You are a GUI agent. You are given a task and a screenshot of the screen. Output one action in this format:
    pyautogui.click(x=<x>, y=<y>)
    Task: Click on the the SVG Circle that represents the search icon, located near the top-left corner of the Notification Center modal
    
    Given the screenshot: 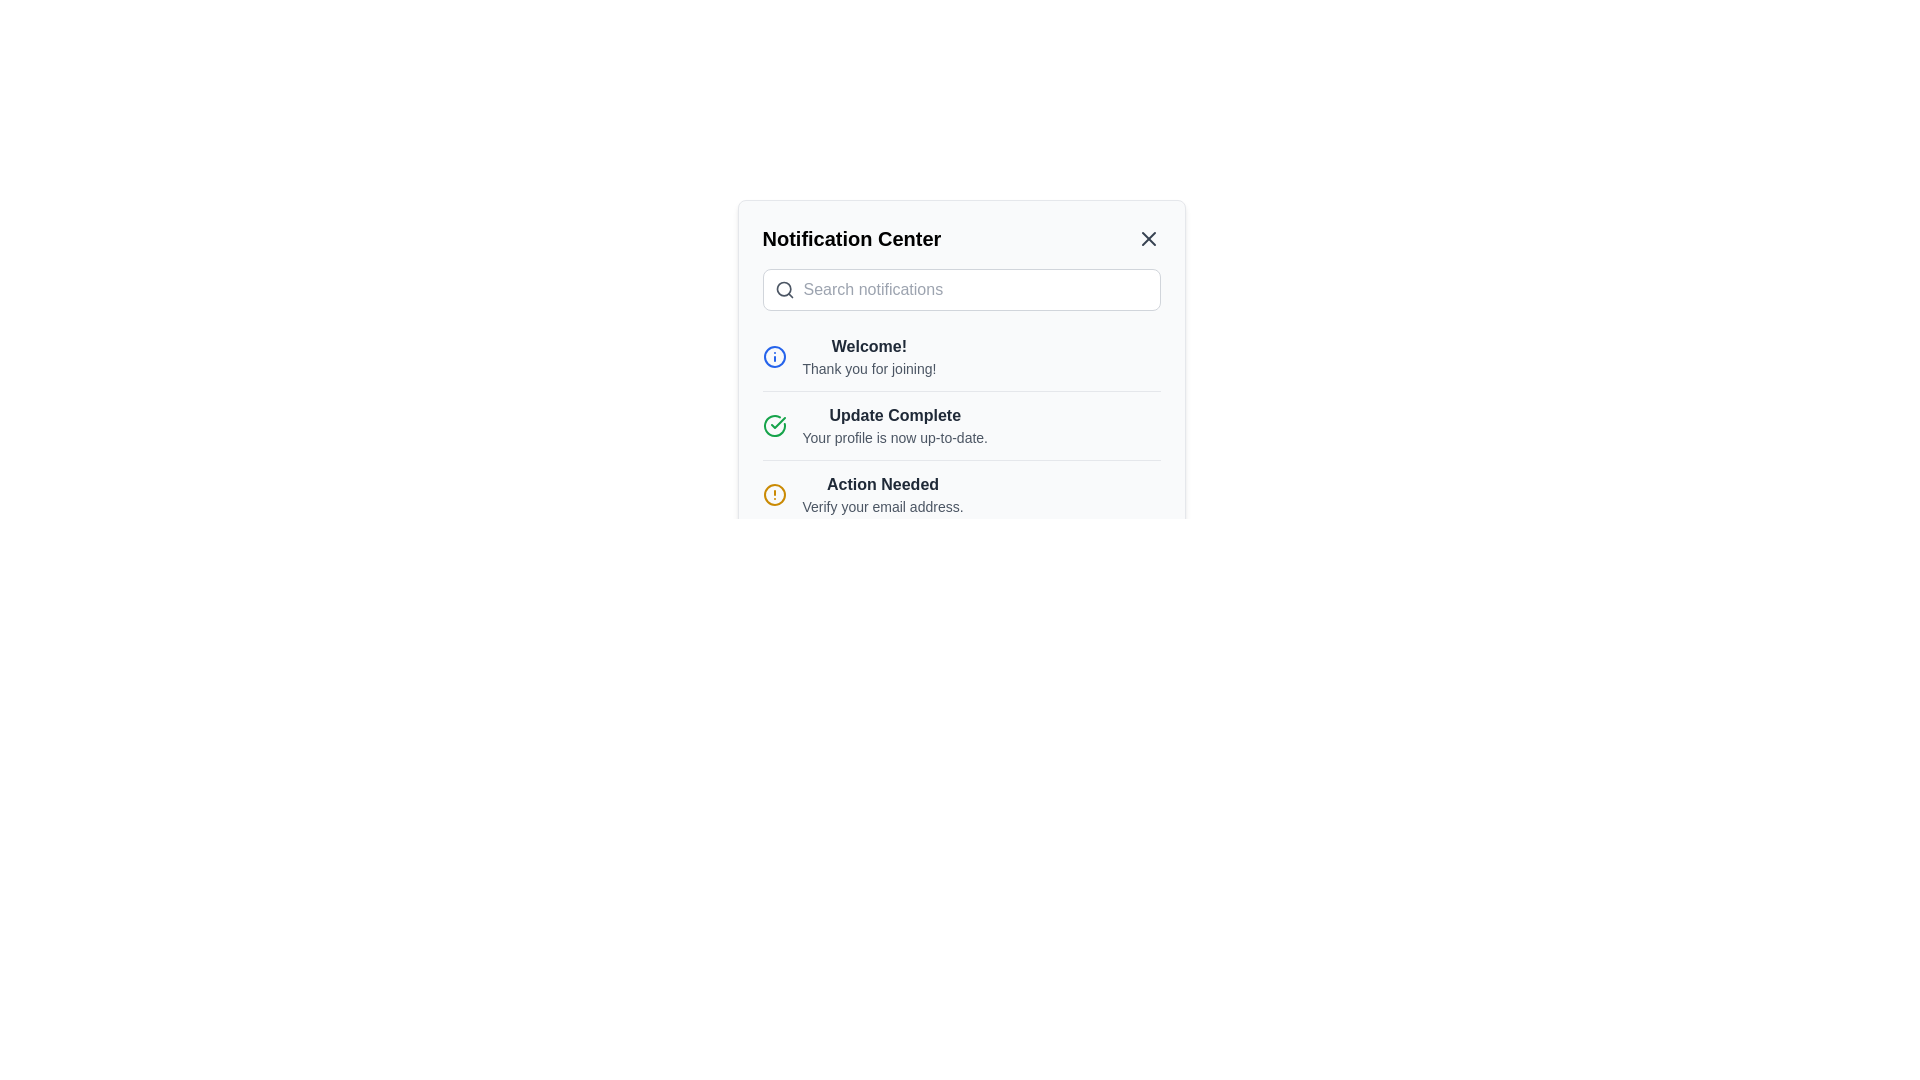 What is the action you would take?
    pyautogui.click(x=782, y=289)
    